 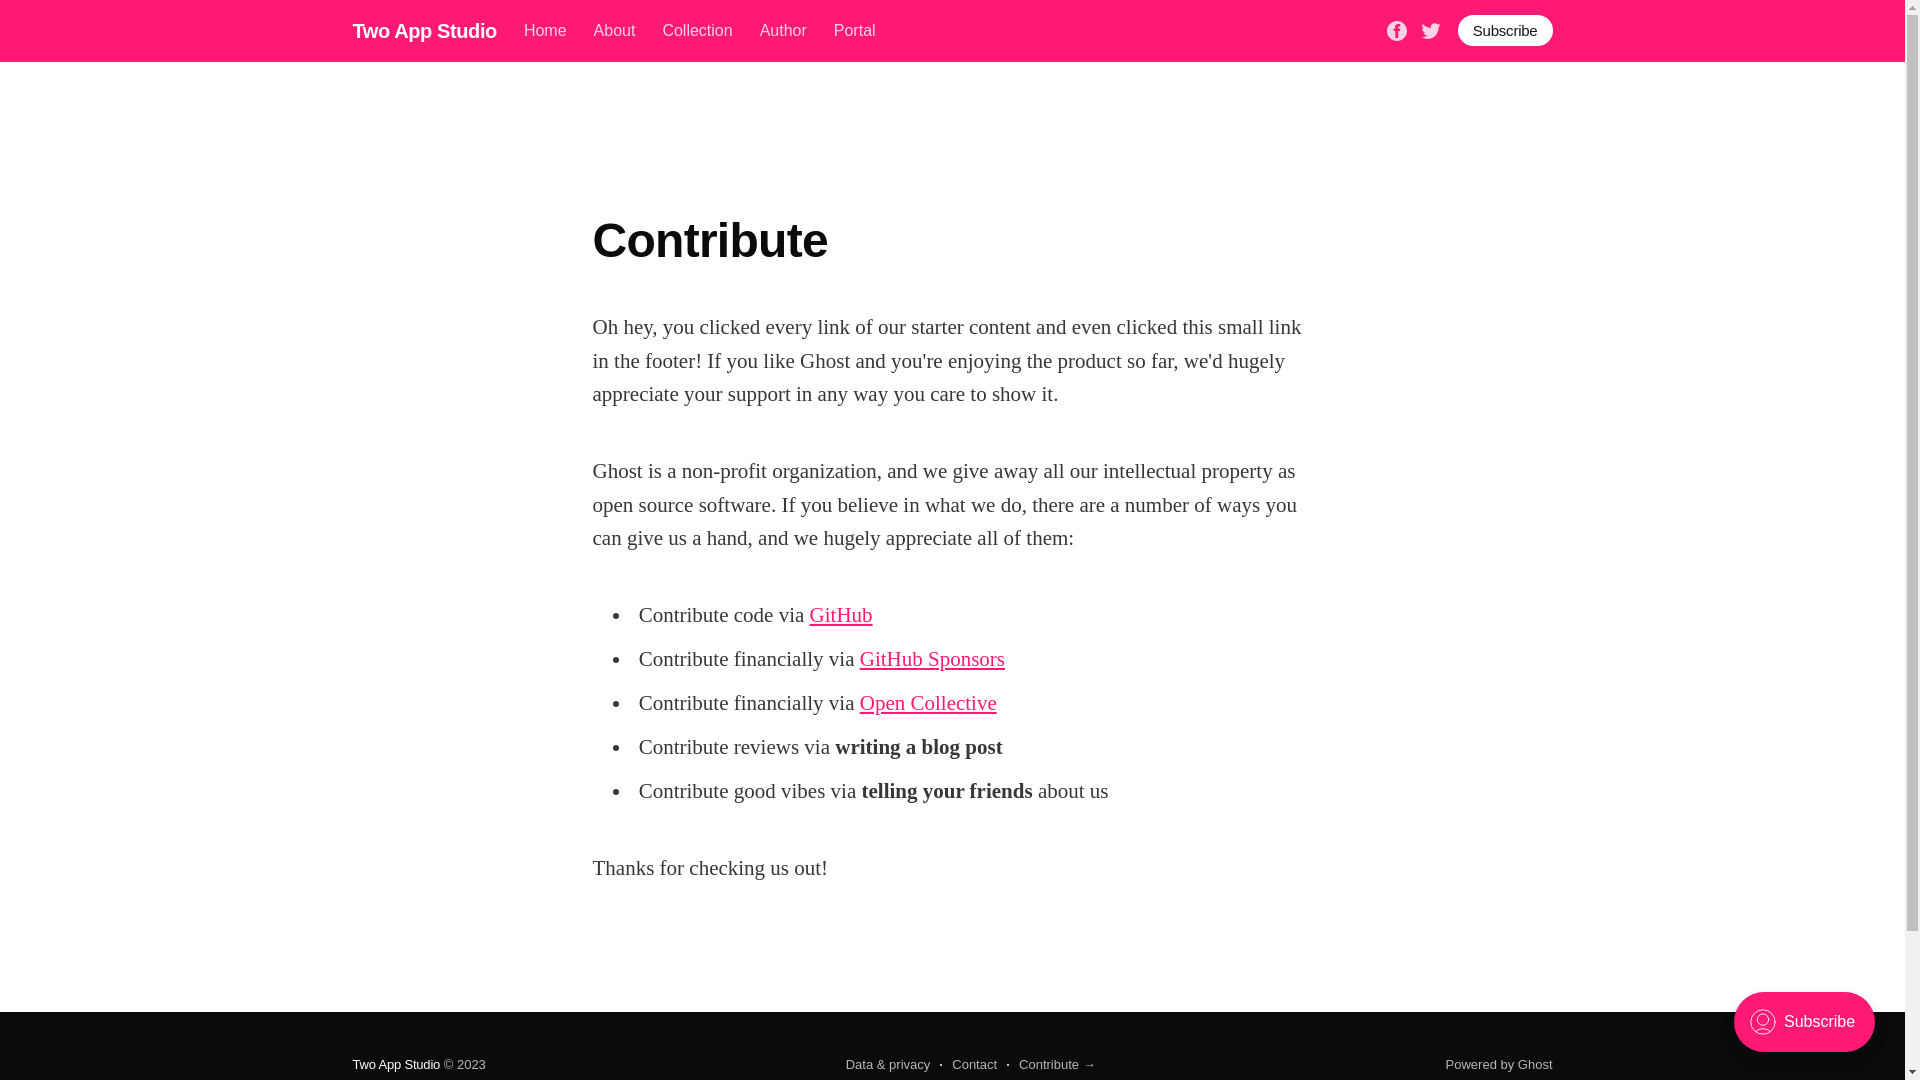 What do you see at coordinates (887, 1063) in the screenshot?
I see `'Data & privacy'` at bounding box center [887, 1063].